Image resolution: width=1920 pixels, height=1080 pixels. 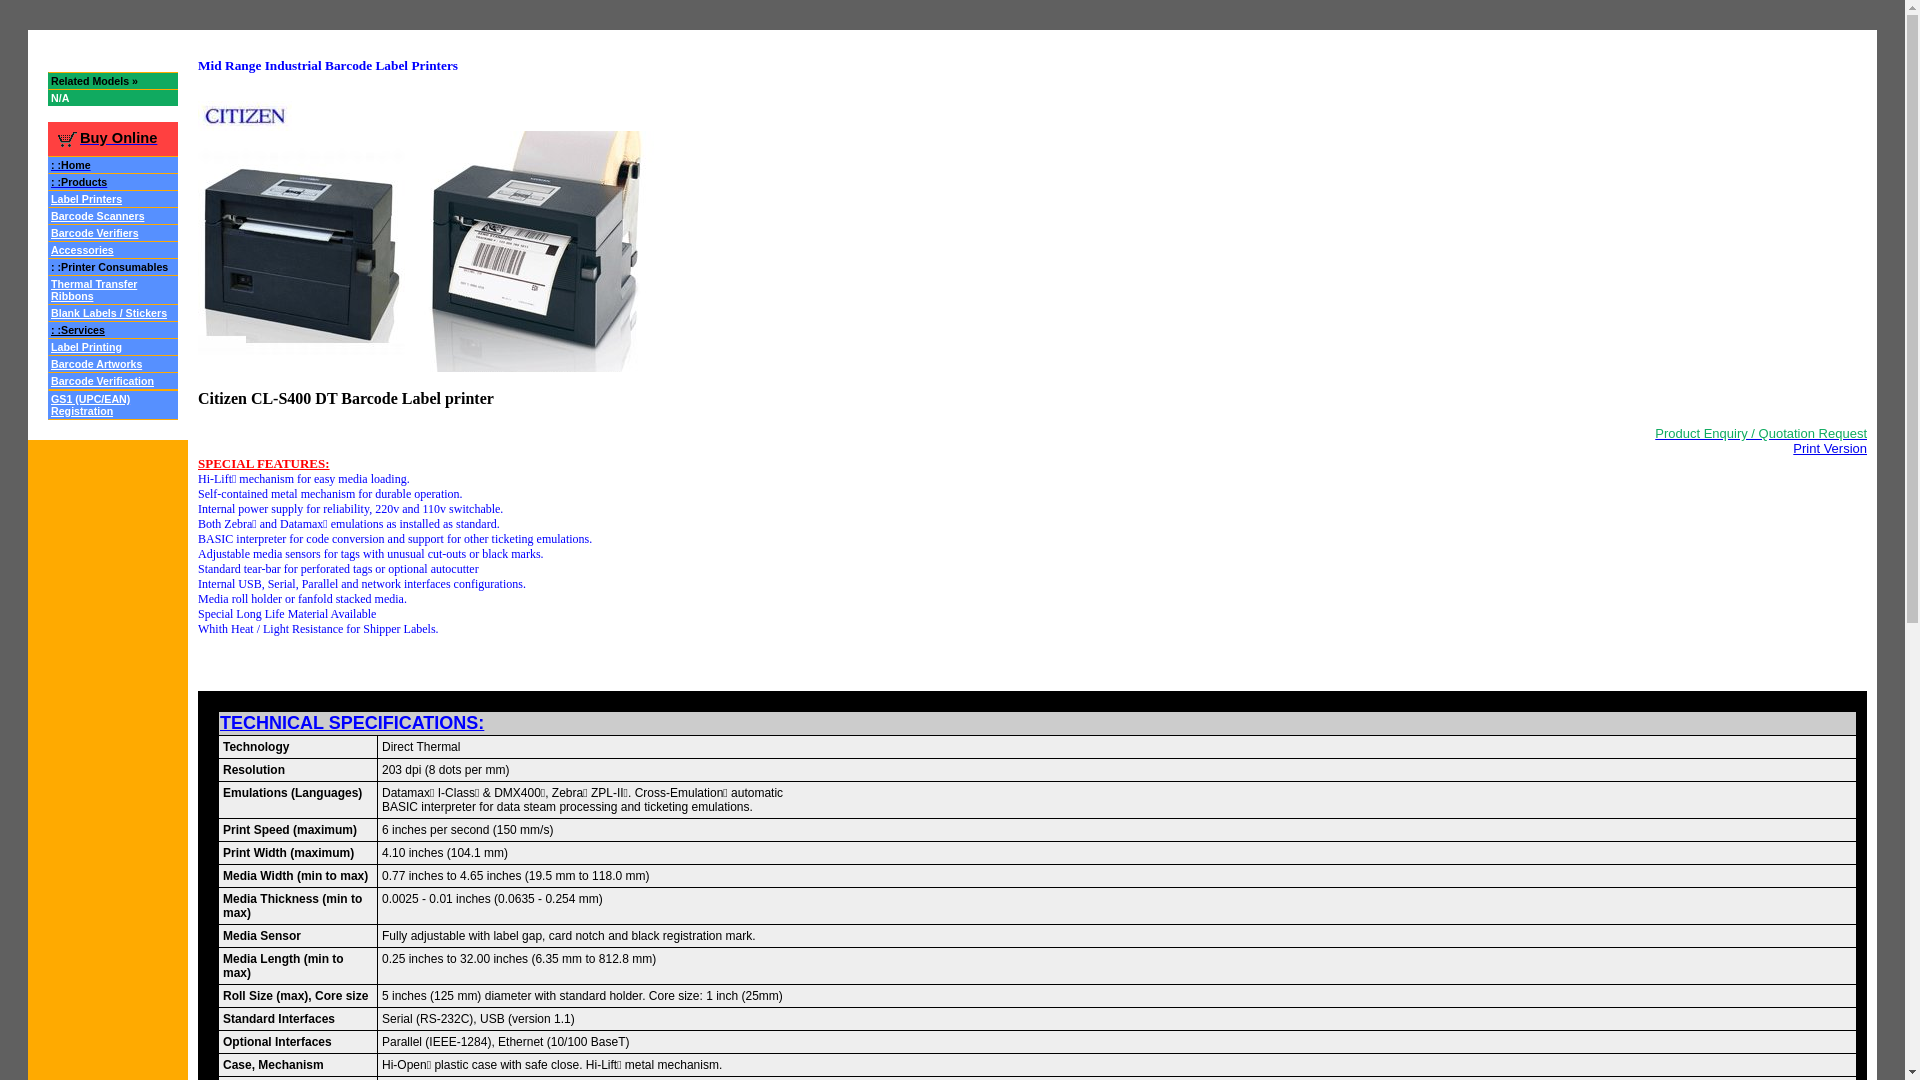 I want to click on 'Thermal Transfer Ribbons', so click(x=93, y=288).